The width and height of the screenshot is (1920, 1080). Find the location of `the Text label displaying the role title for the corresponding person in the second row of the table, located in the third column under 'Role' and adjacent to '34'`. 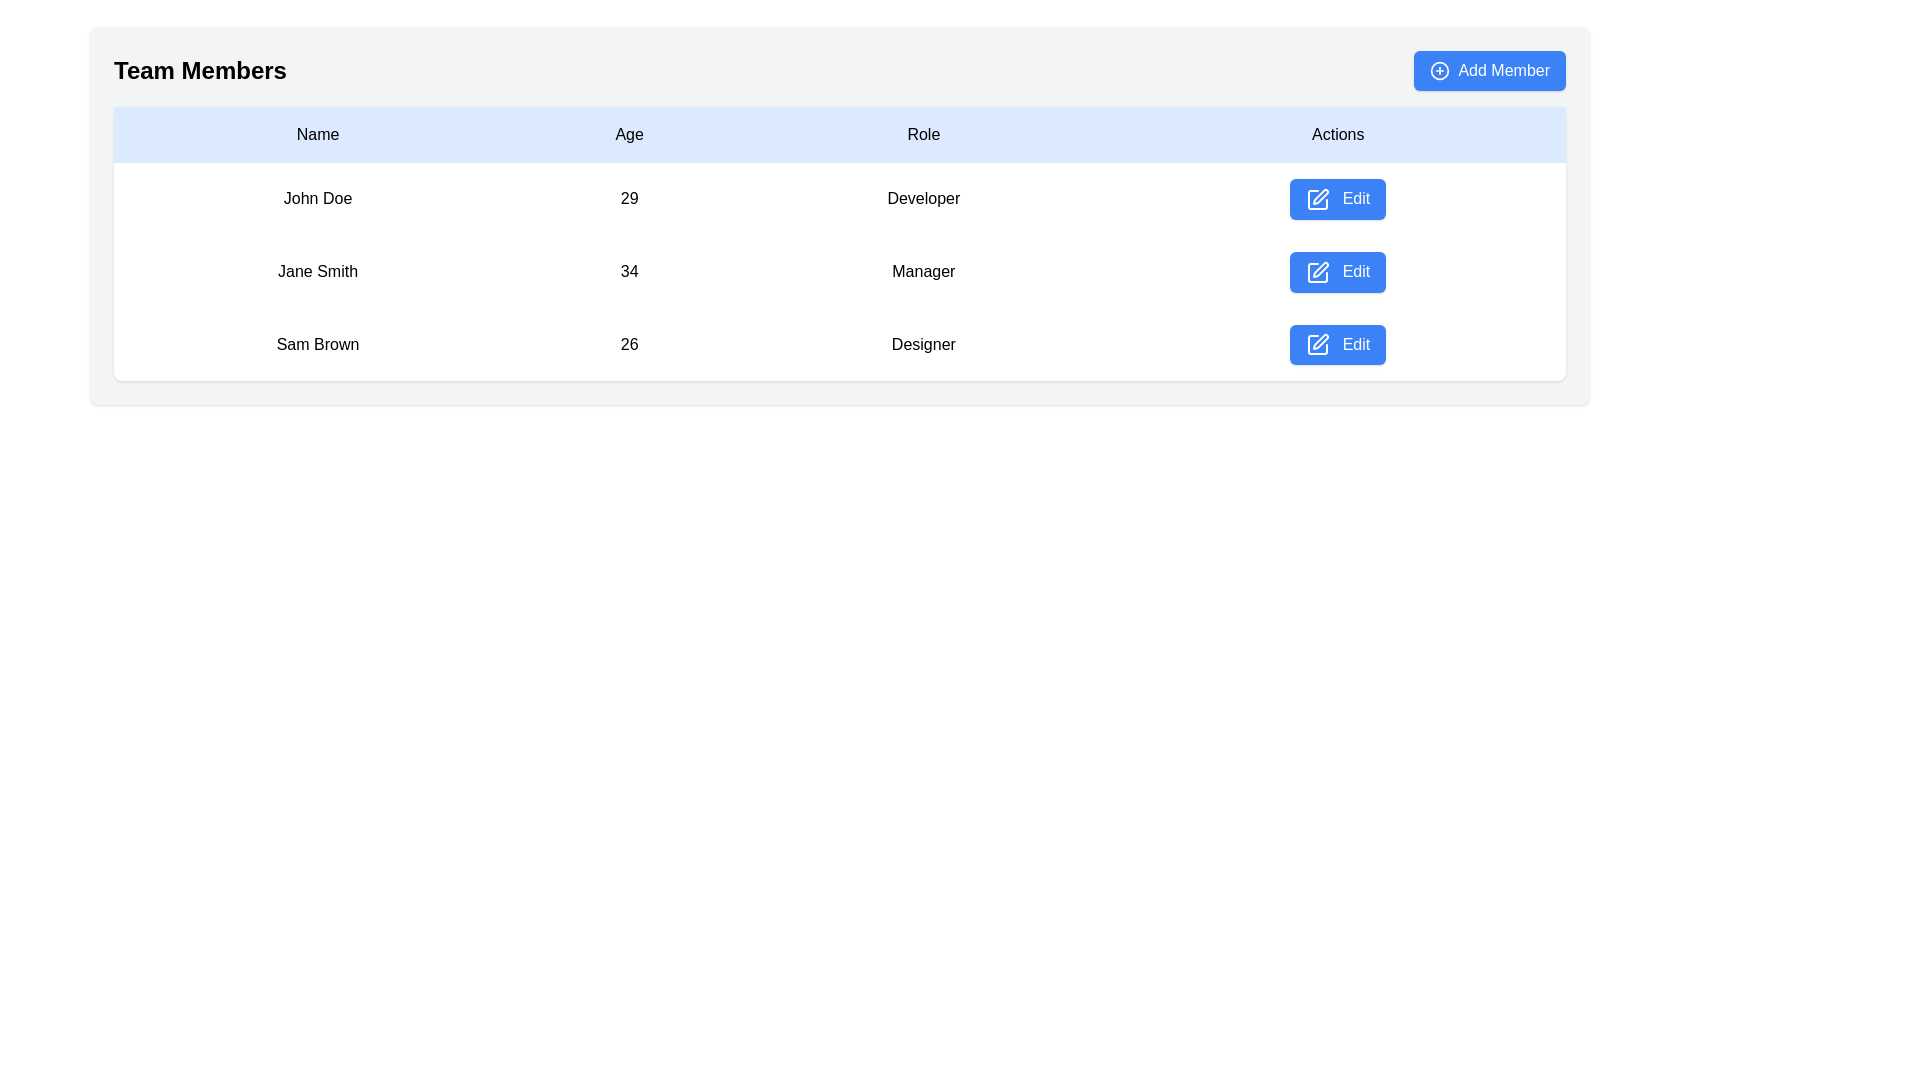

the Text label displaying the role title for the corresponding person in the second row of the table, located in the third column under 'Role' and adjacent to '34' is located at coordinates (922, 272).